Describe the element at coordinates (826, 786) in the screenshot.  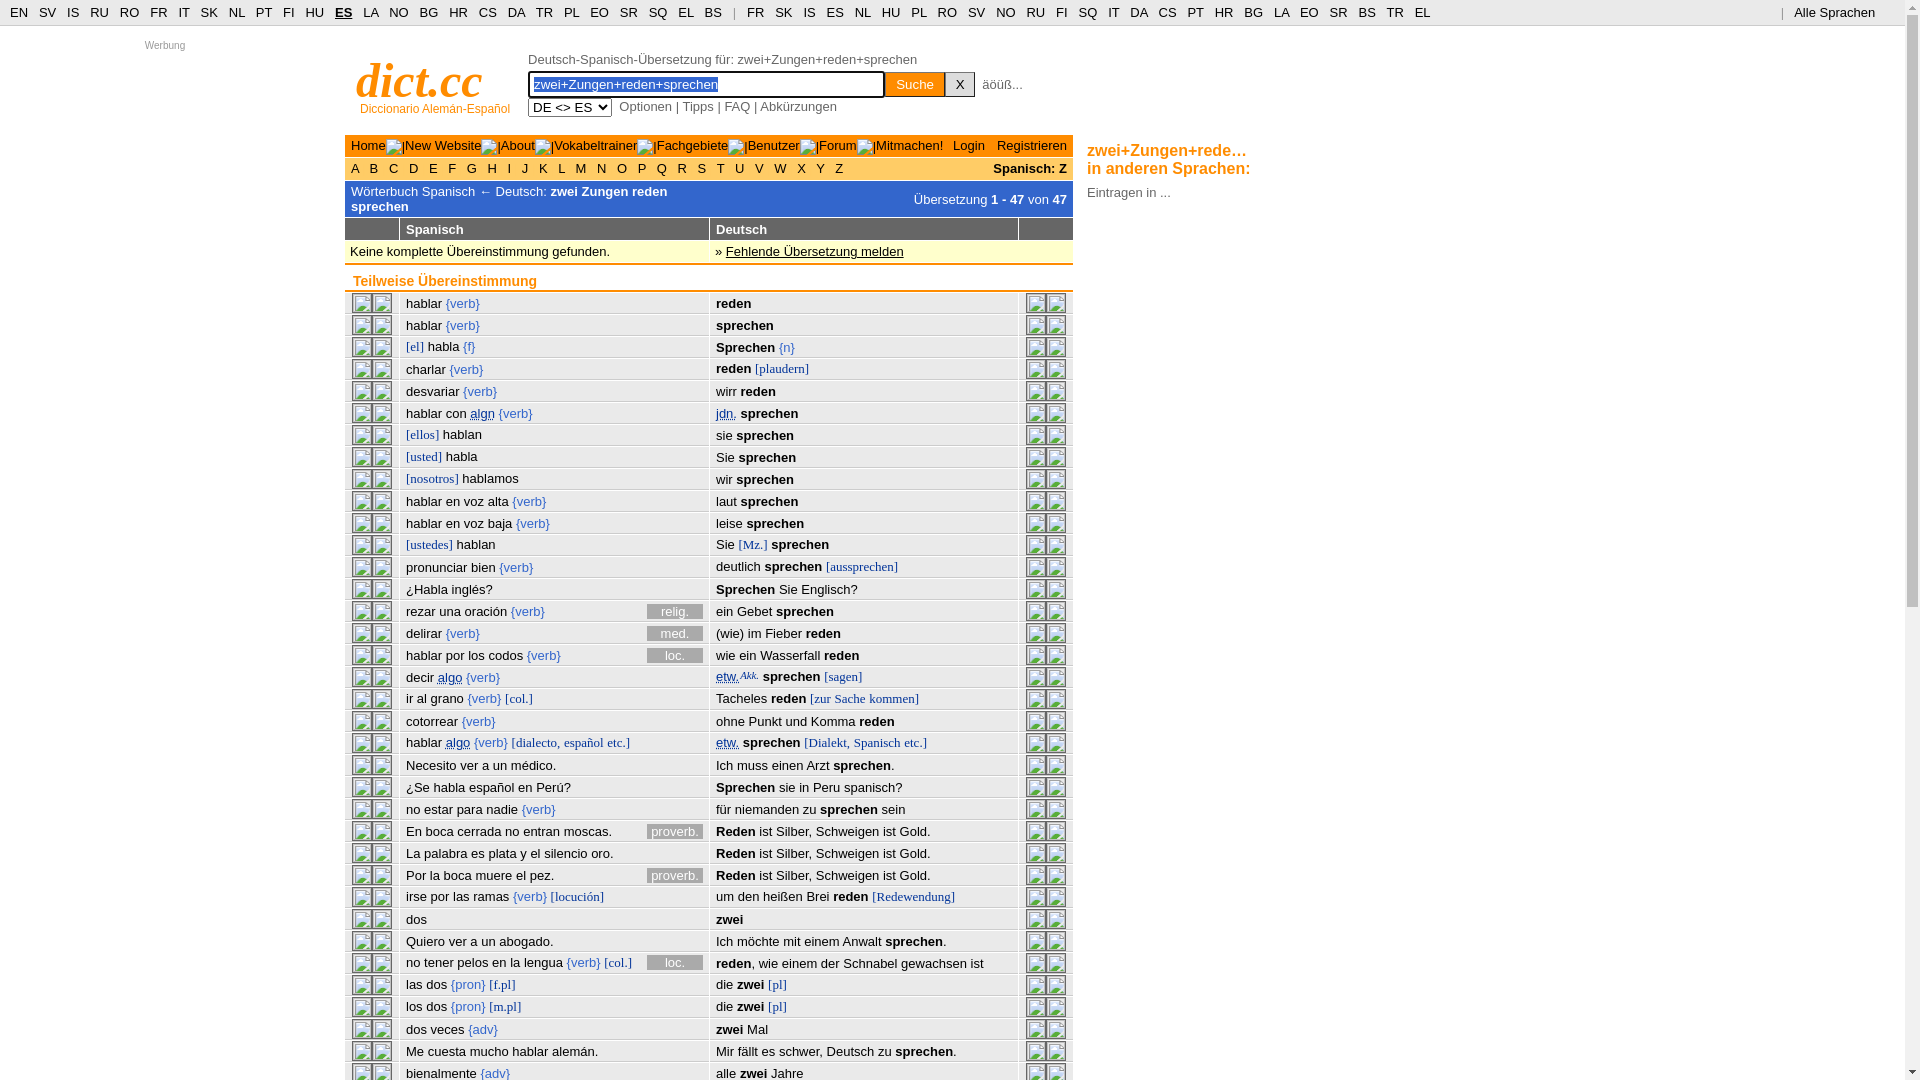
I see `'Peru'` at that location.